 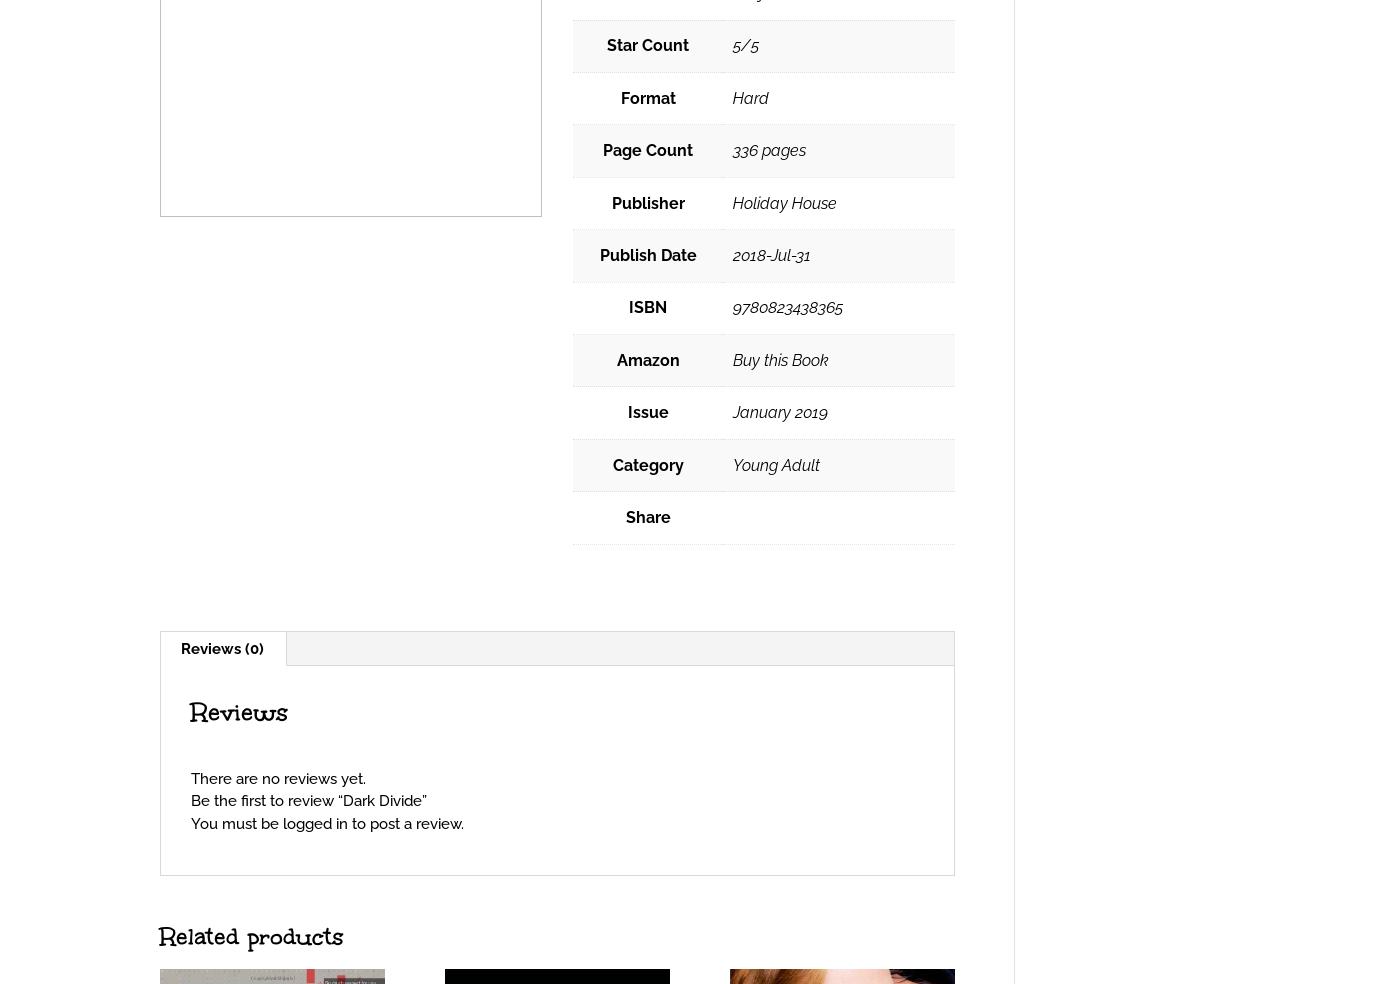 I want to click on 'Young Adult', so click(x=775, y=464).